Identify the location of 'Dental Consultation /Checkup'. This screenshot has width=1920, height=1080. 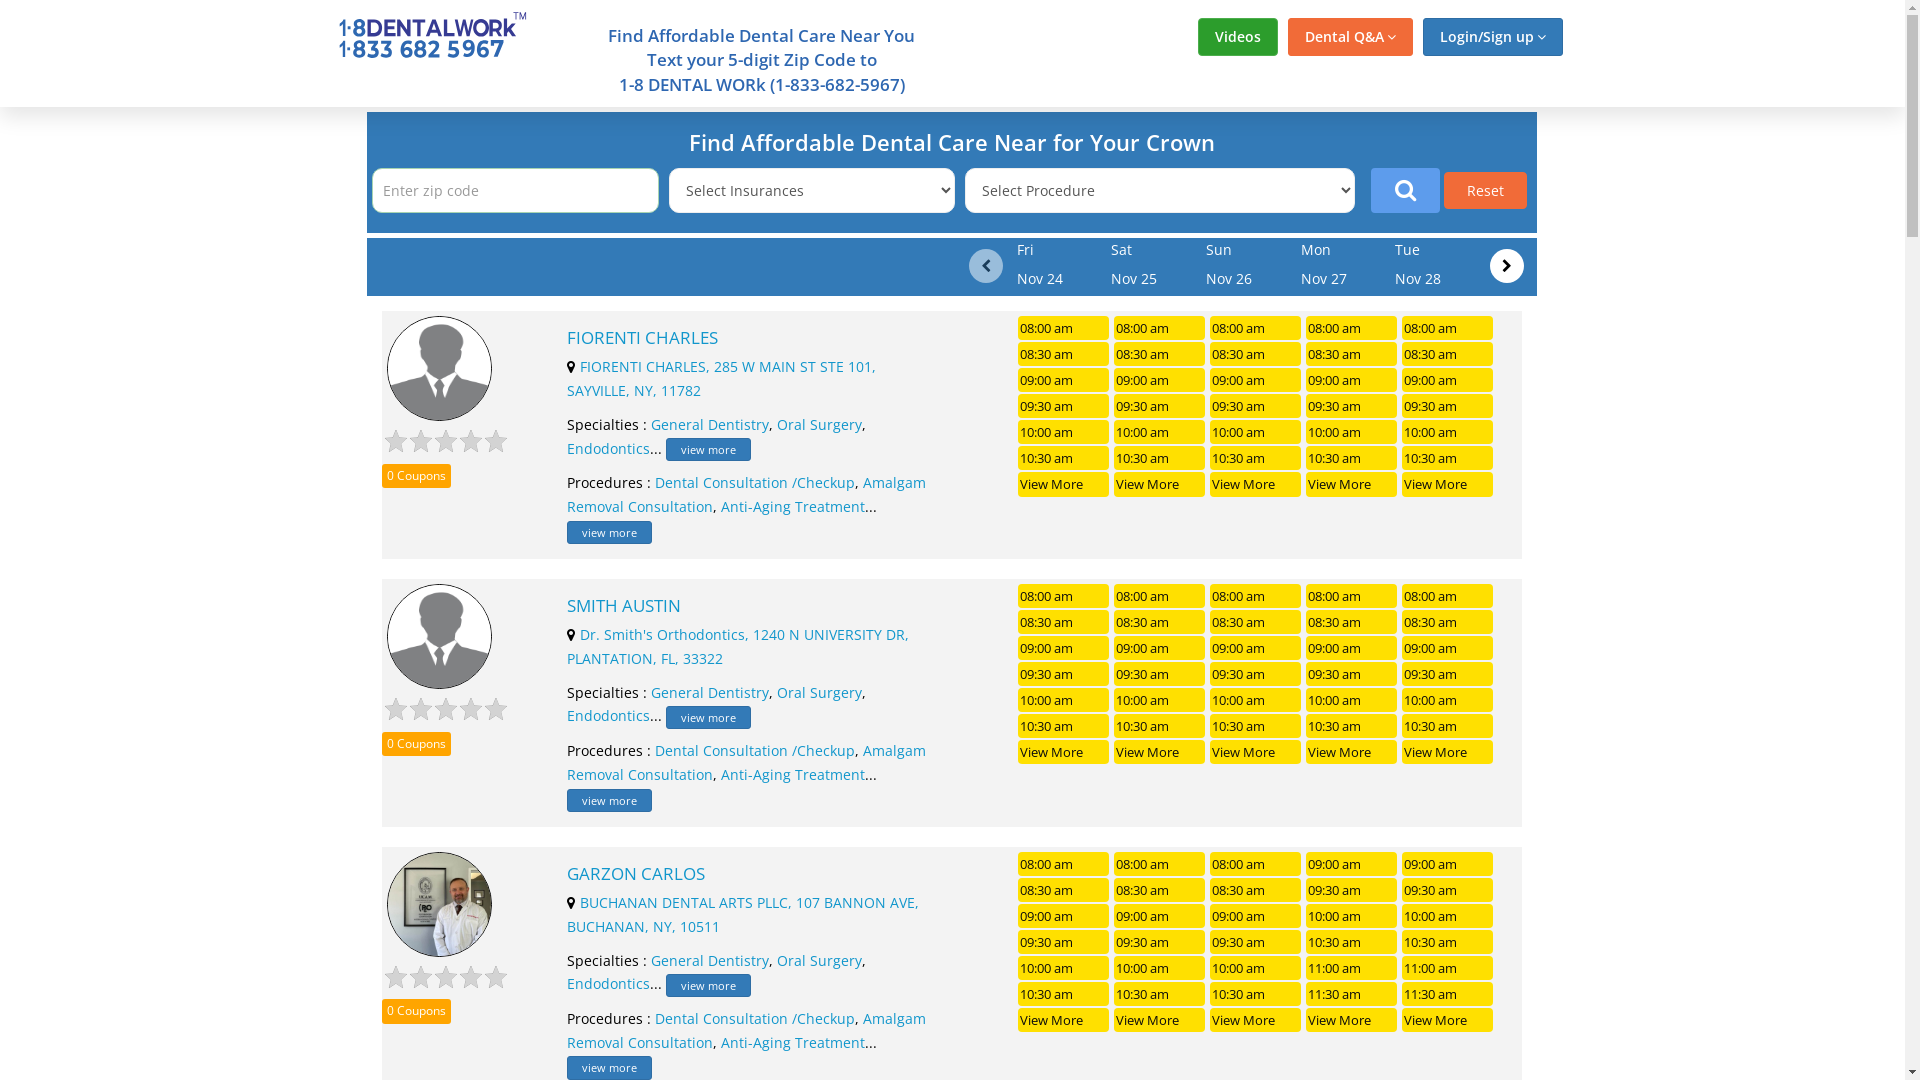
(753, 482).